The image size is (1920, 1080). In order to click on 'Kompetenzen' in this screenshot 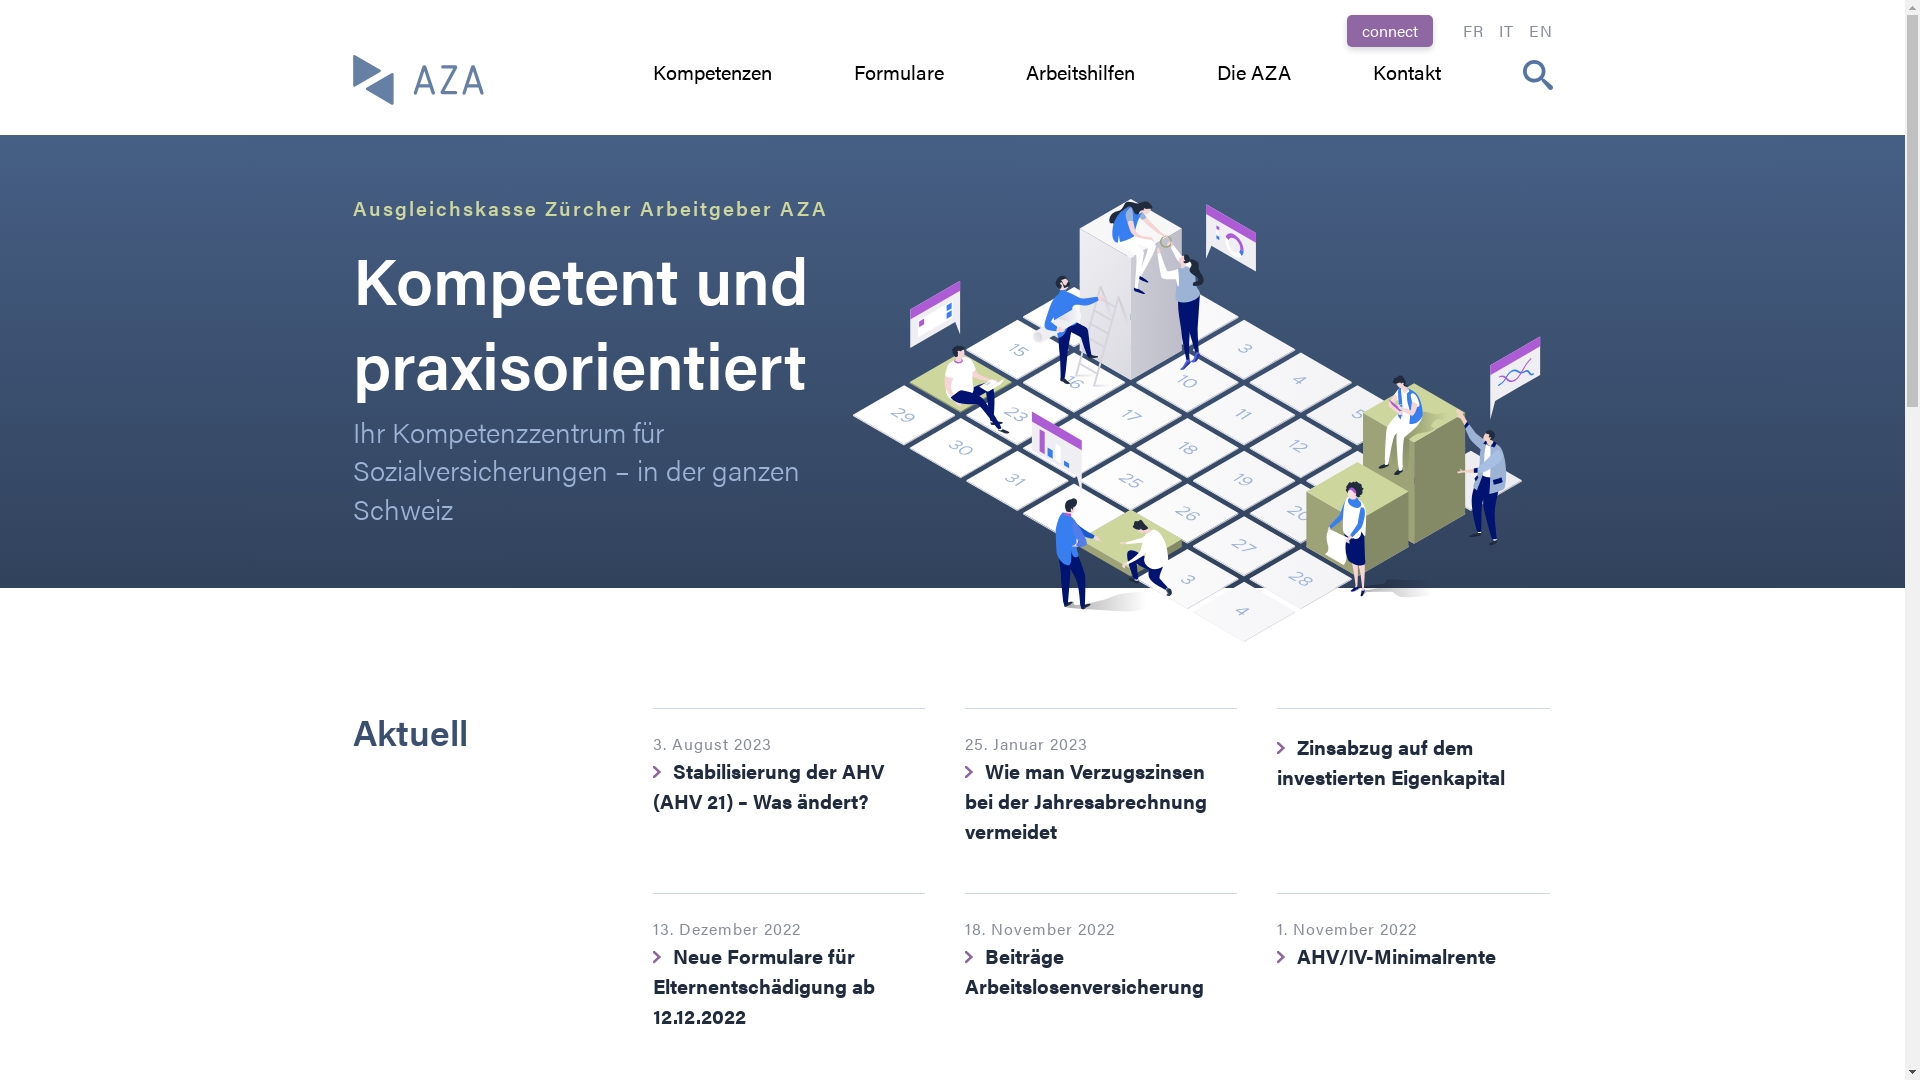, I will do `click(711, 71)`.